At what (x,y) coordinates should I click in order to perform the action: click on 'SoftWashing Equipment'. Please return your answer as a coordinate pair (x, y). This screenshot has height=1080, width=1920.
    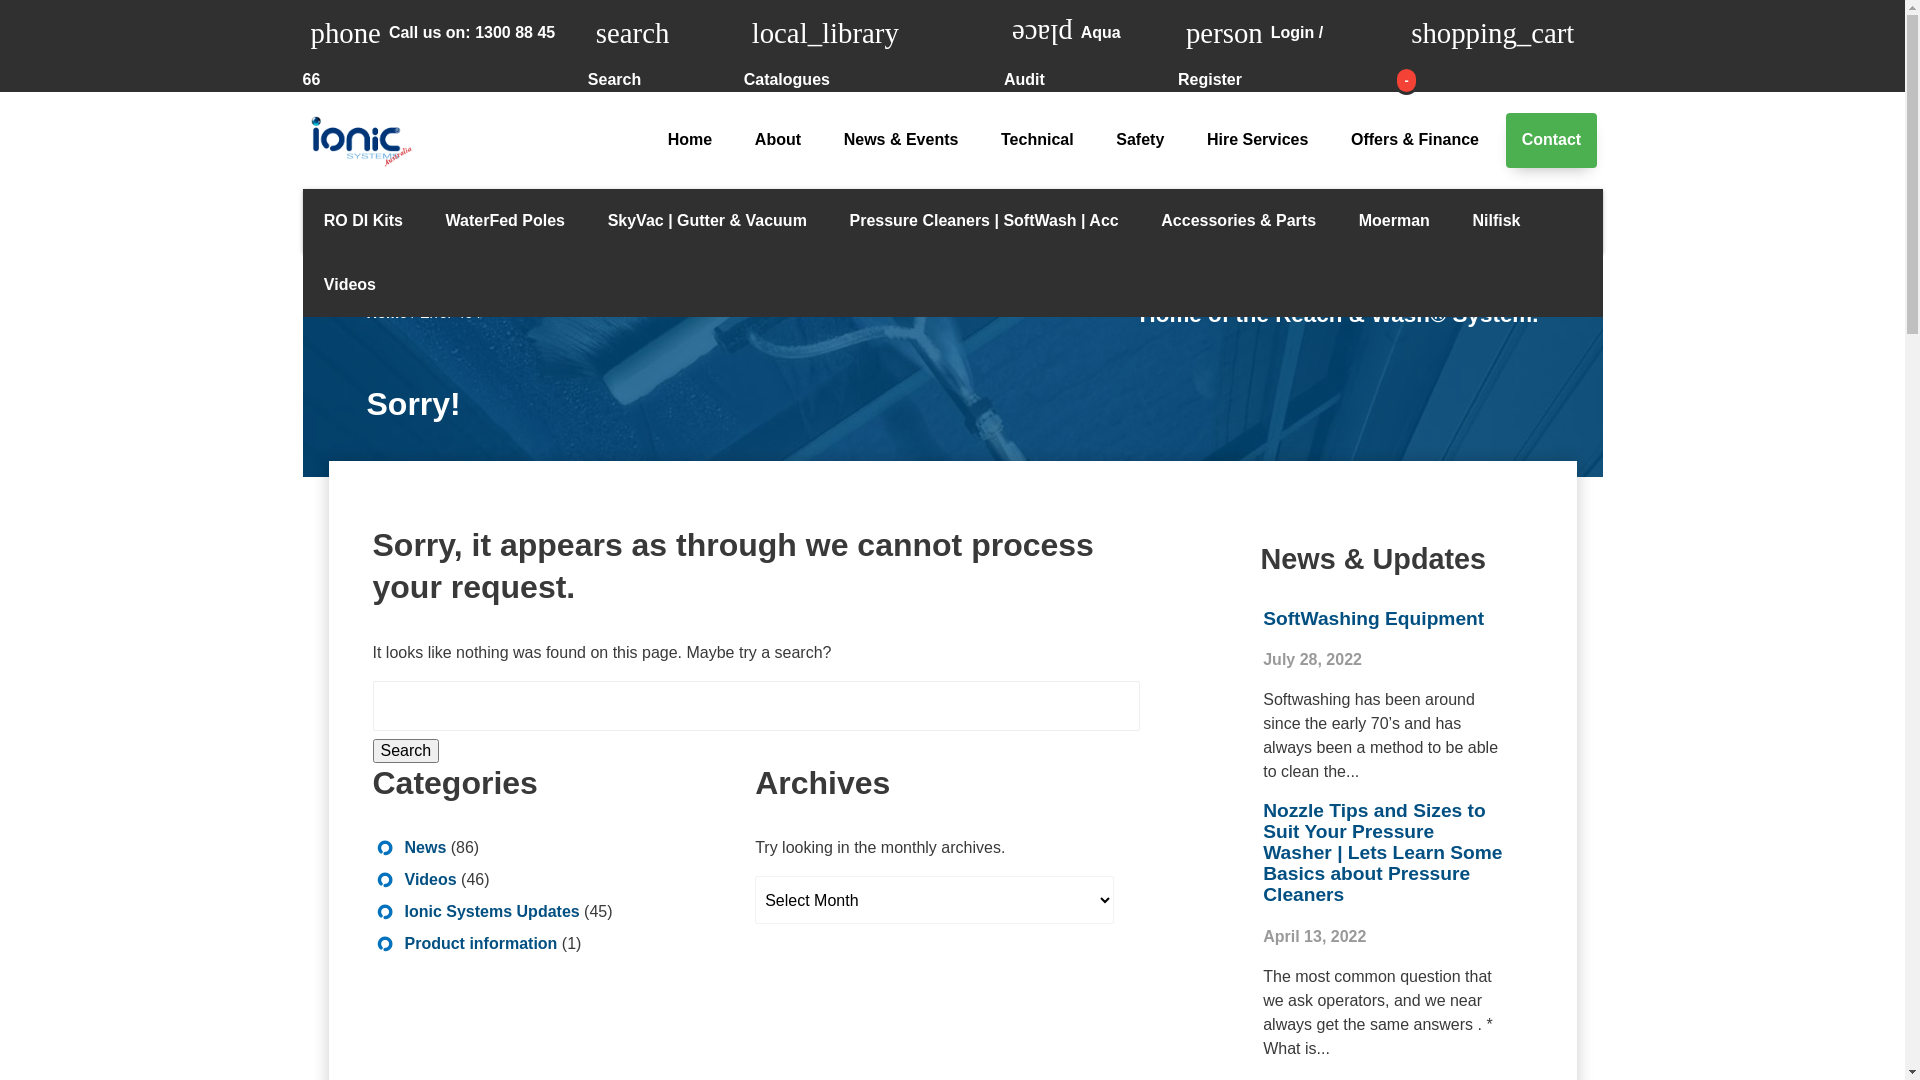
    Looking at the image, I should click on (1261, 617).